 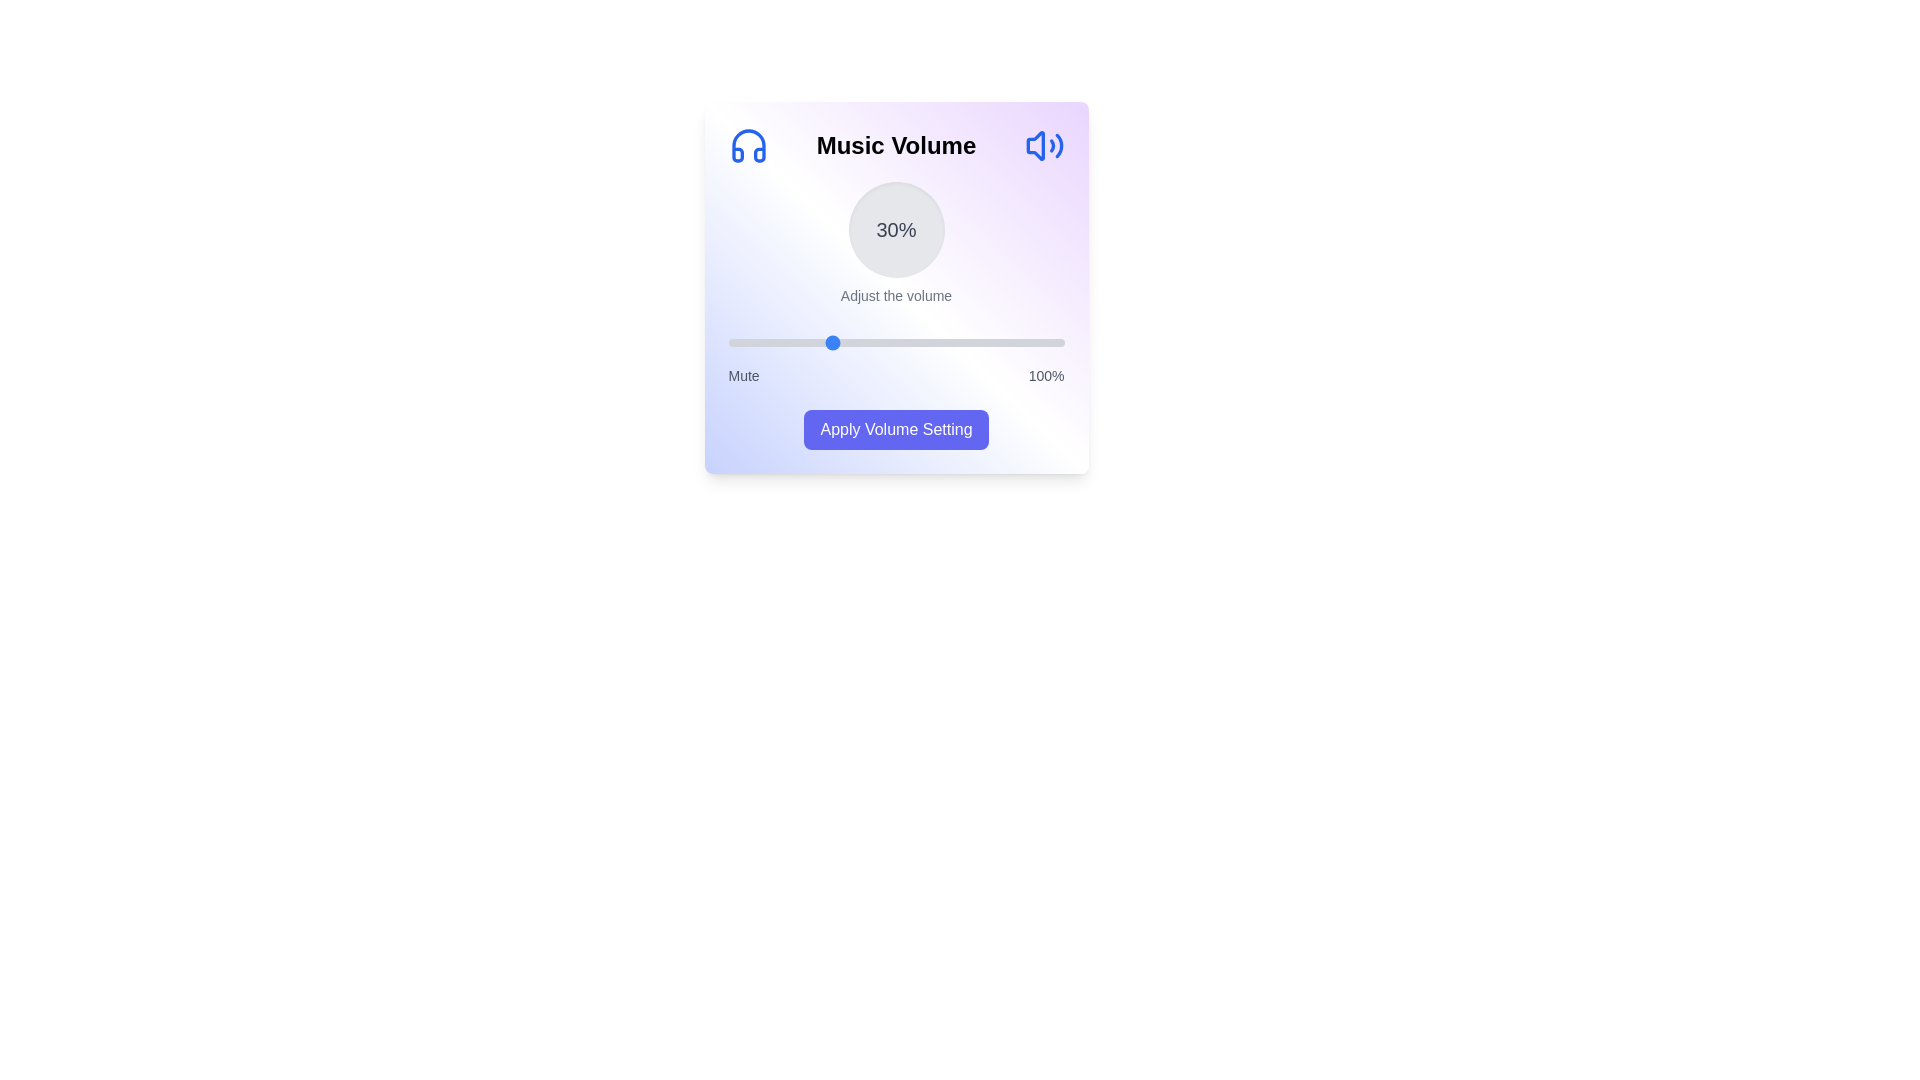 I want to click on the center of the 'Music Volume' title, so click(x=895, y=145).